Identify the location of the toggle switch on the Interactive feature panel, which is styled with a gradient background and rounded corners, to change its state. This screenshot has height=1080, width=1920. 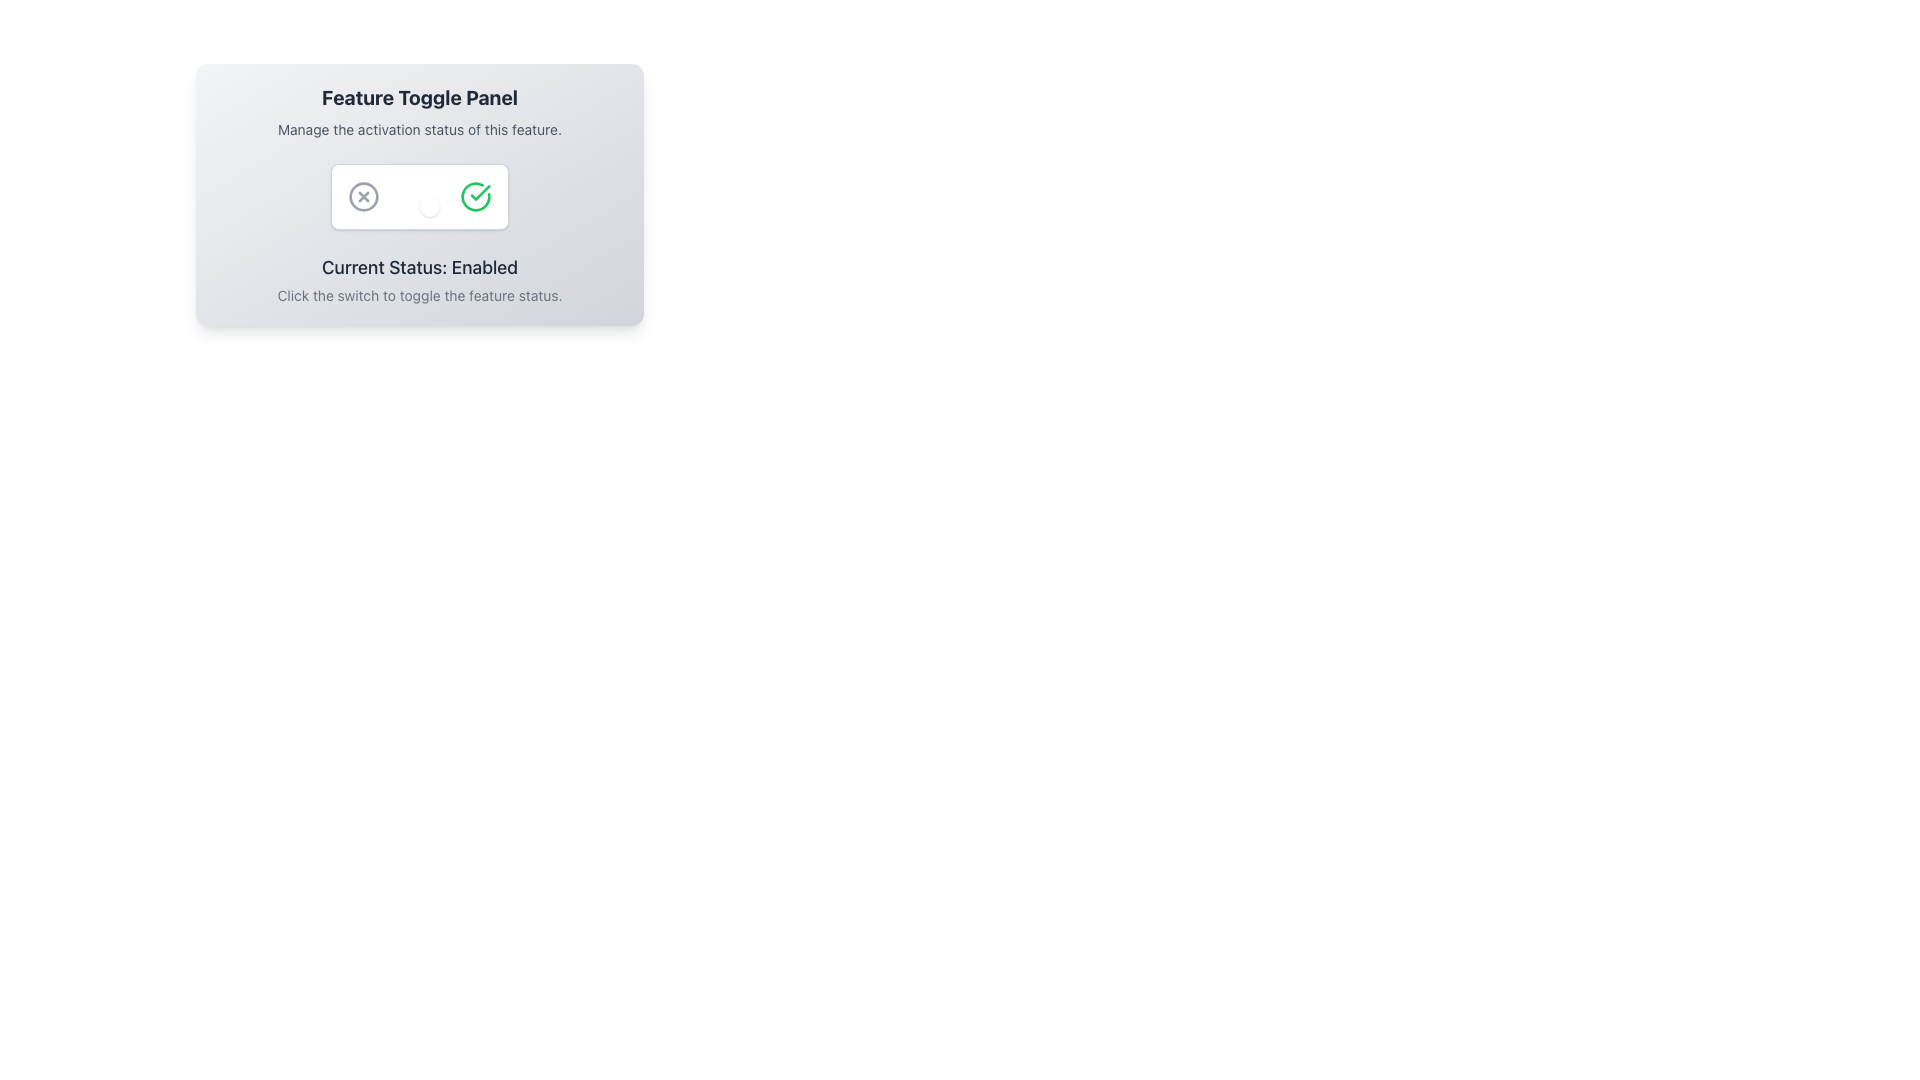
(419, 195).